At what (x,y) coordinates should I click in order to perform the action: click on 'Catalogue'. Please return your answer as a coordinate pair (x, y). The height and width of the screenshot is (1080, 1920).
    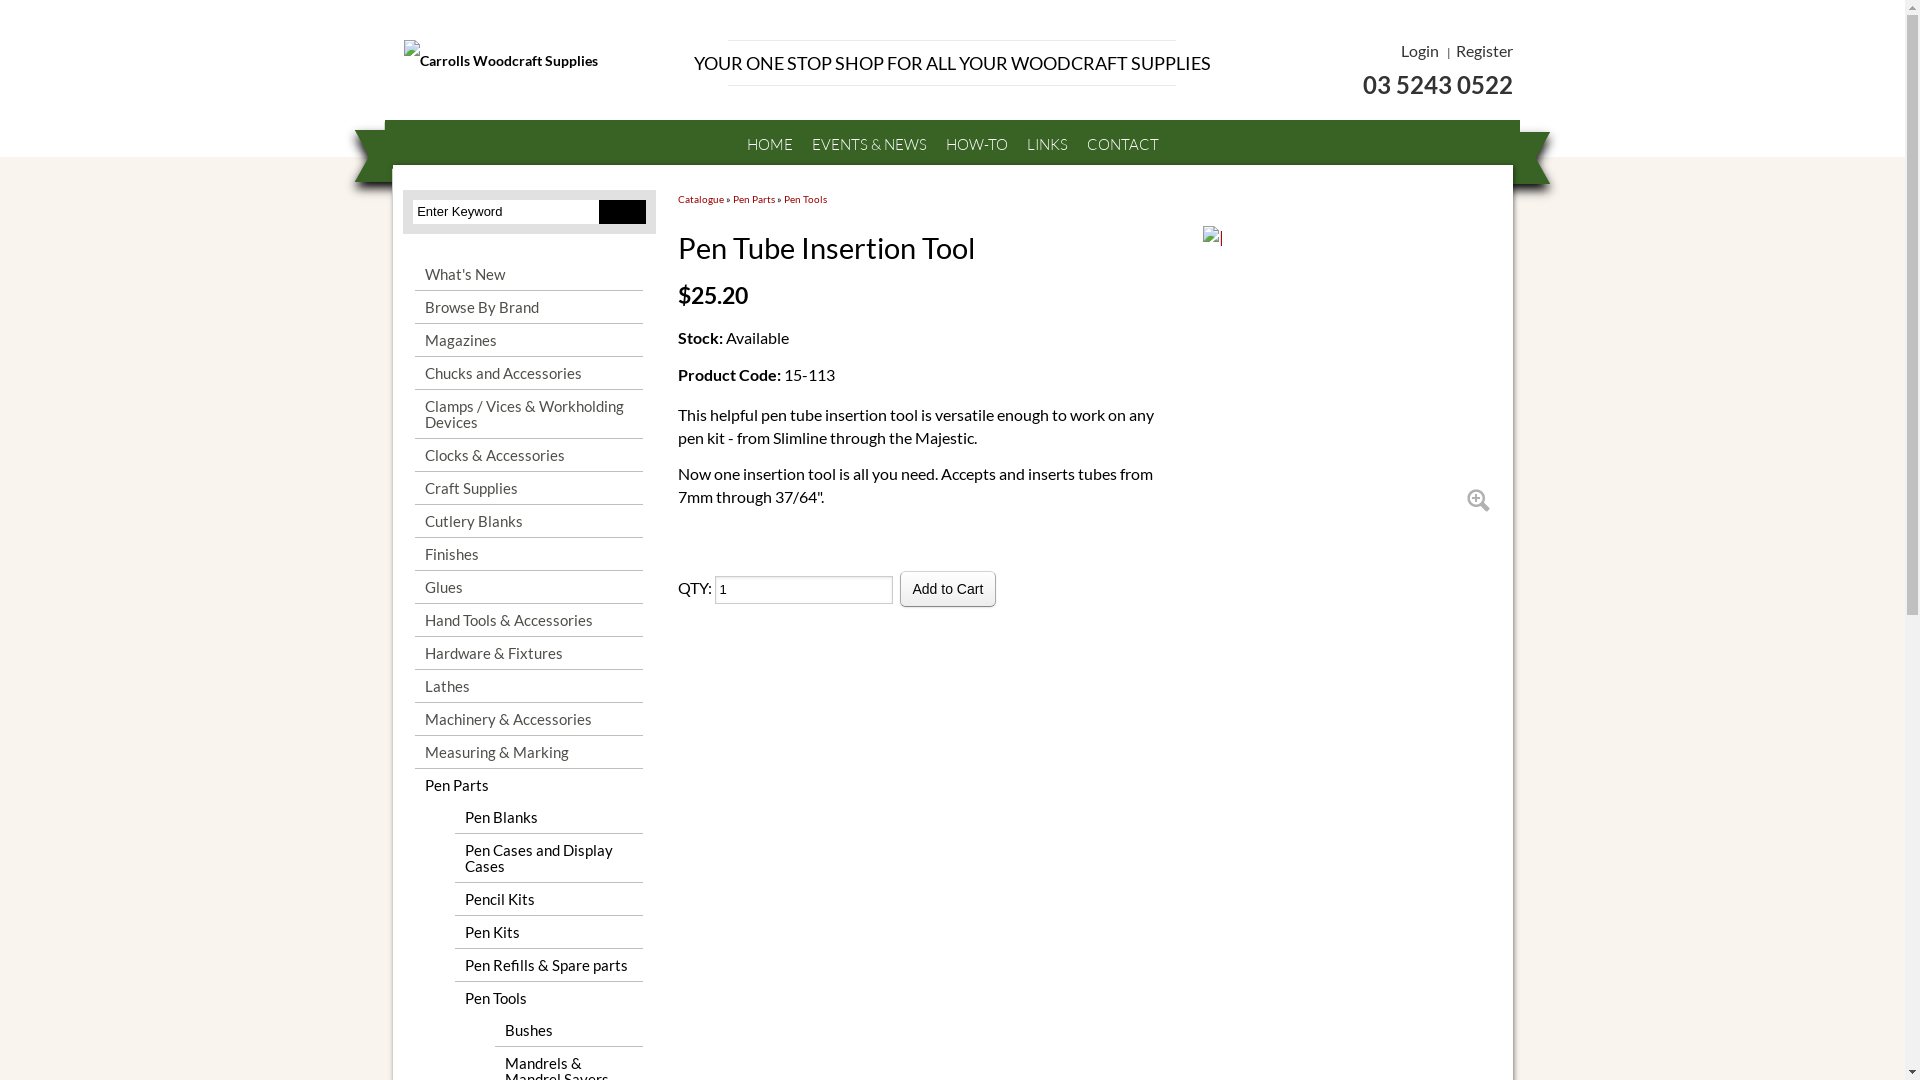
    Looking at the image, I should click on (700, 199).